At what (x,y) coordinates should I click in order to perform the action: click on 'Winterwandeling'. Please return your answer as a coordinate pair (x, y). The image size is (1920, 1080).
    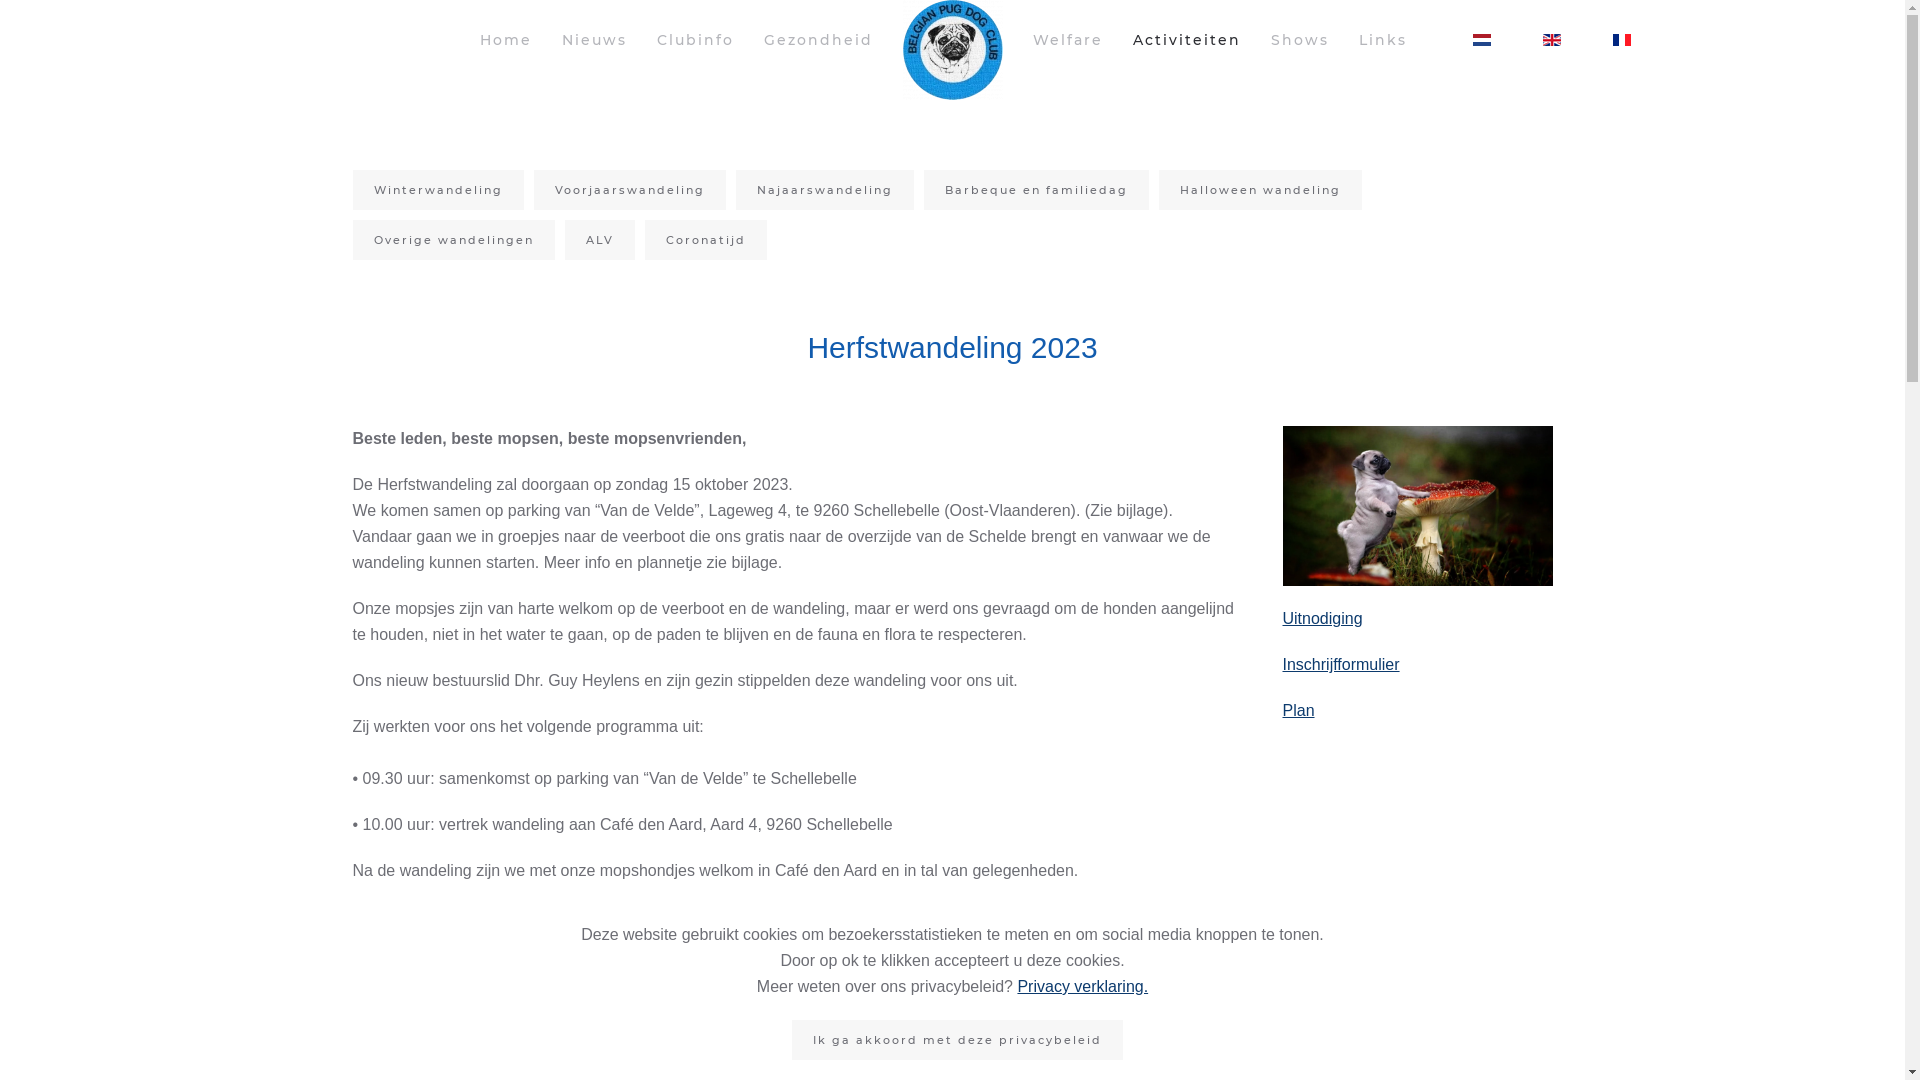
    Looking at the image, I should click on (351, 189).